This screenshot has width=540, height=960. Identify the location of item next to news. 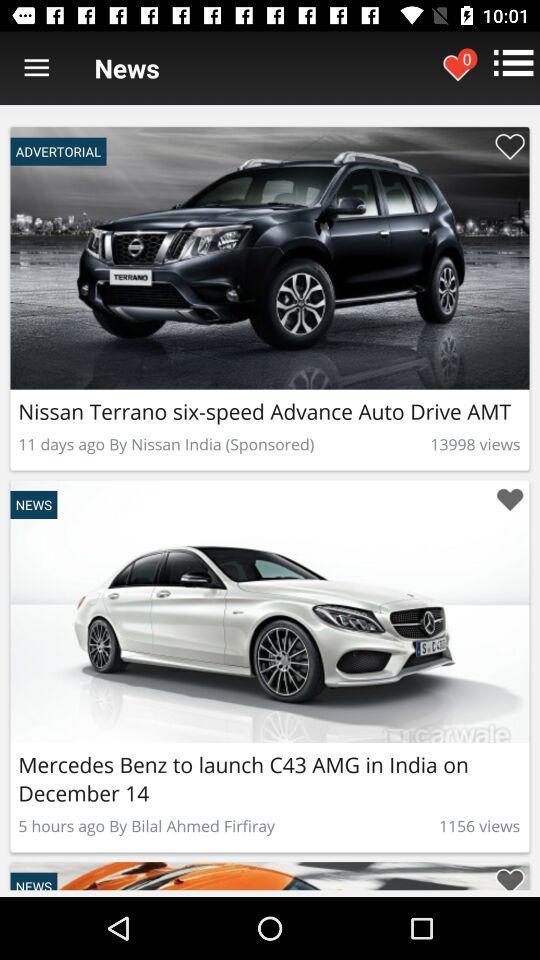
(36, 68).